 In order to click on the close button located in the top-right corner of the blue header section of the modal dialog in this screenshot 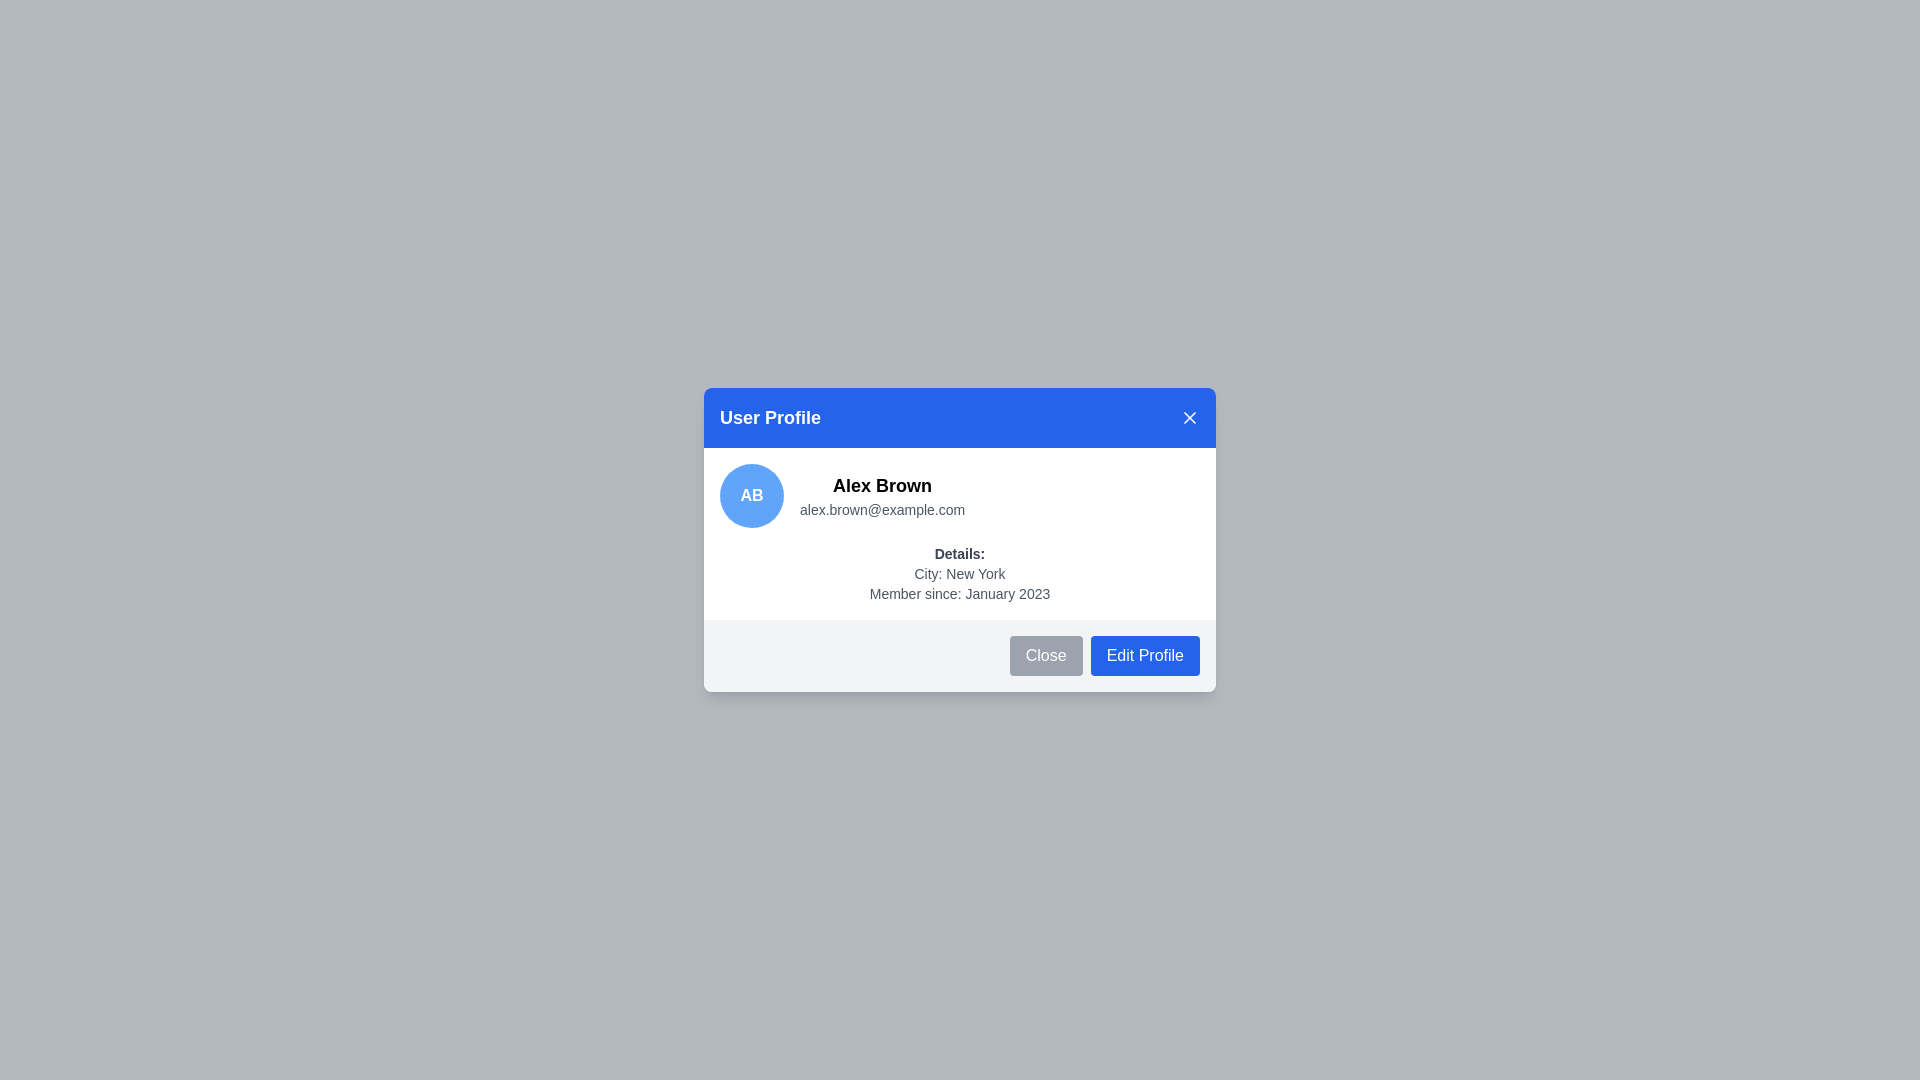, I will do `click(1190, 416)`.